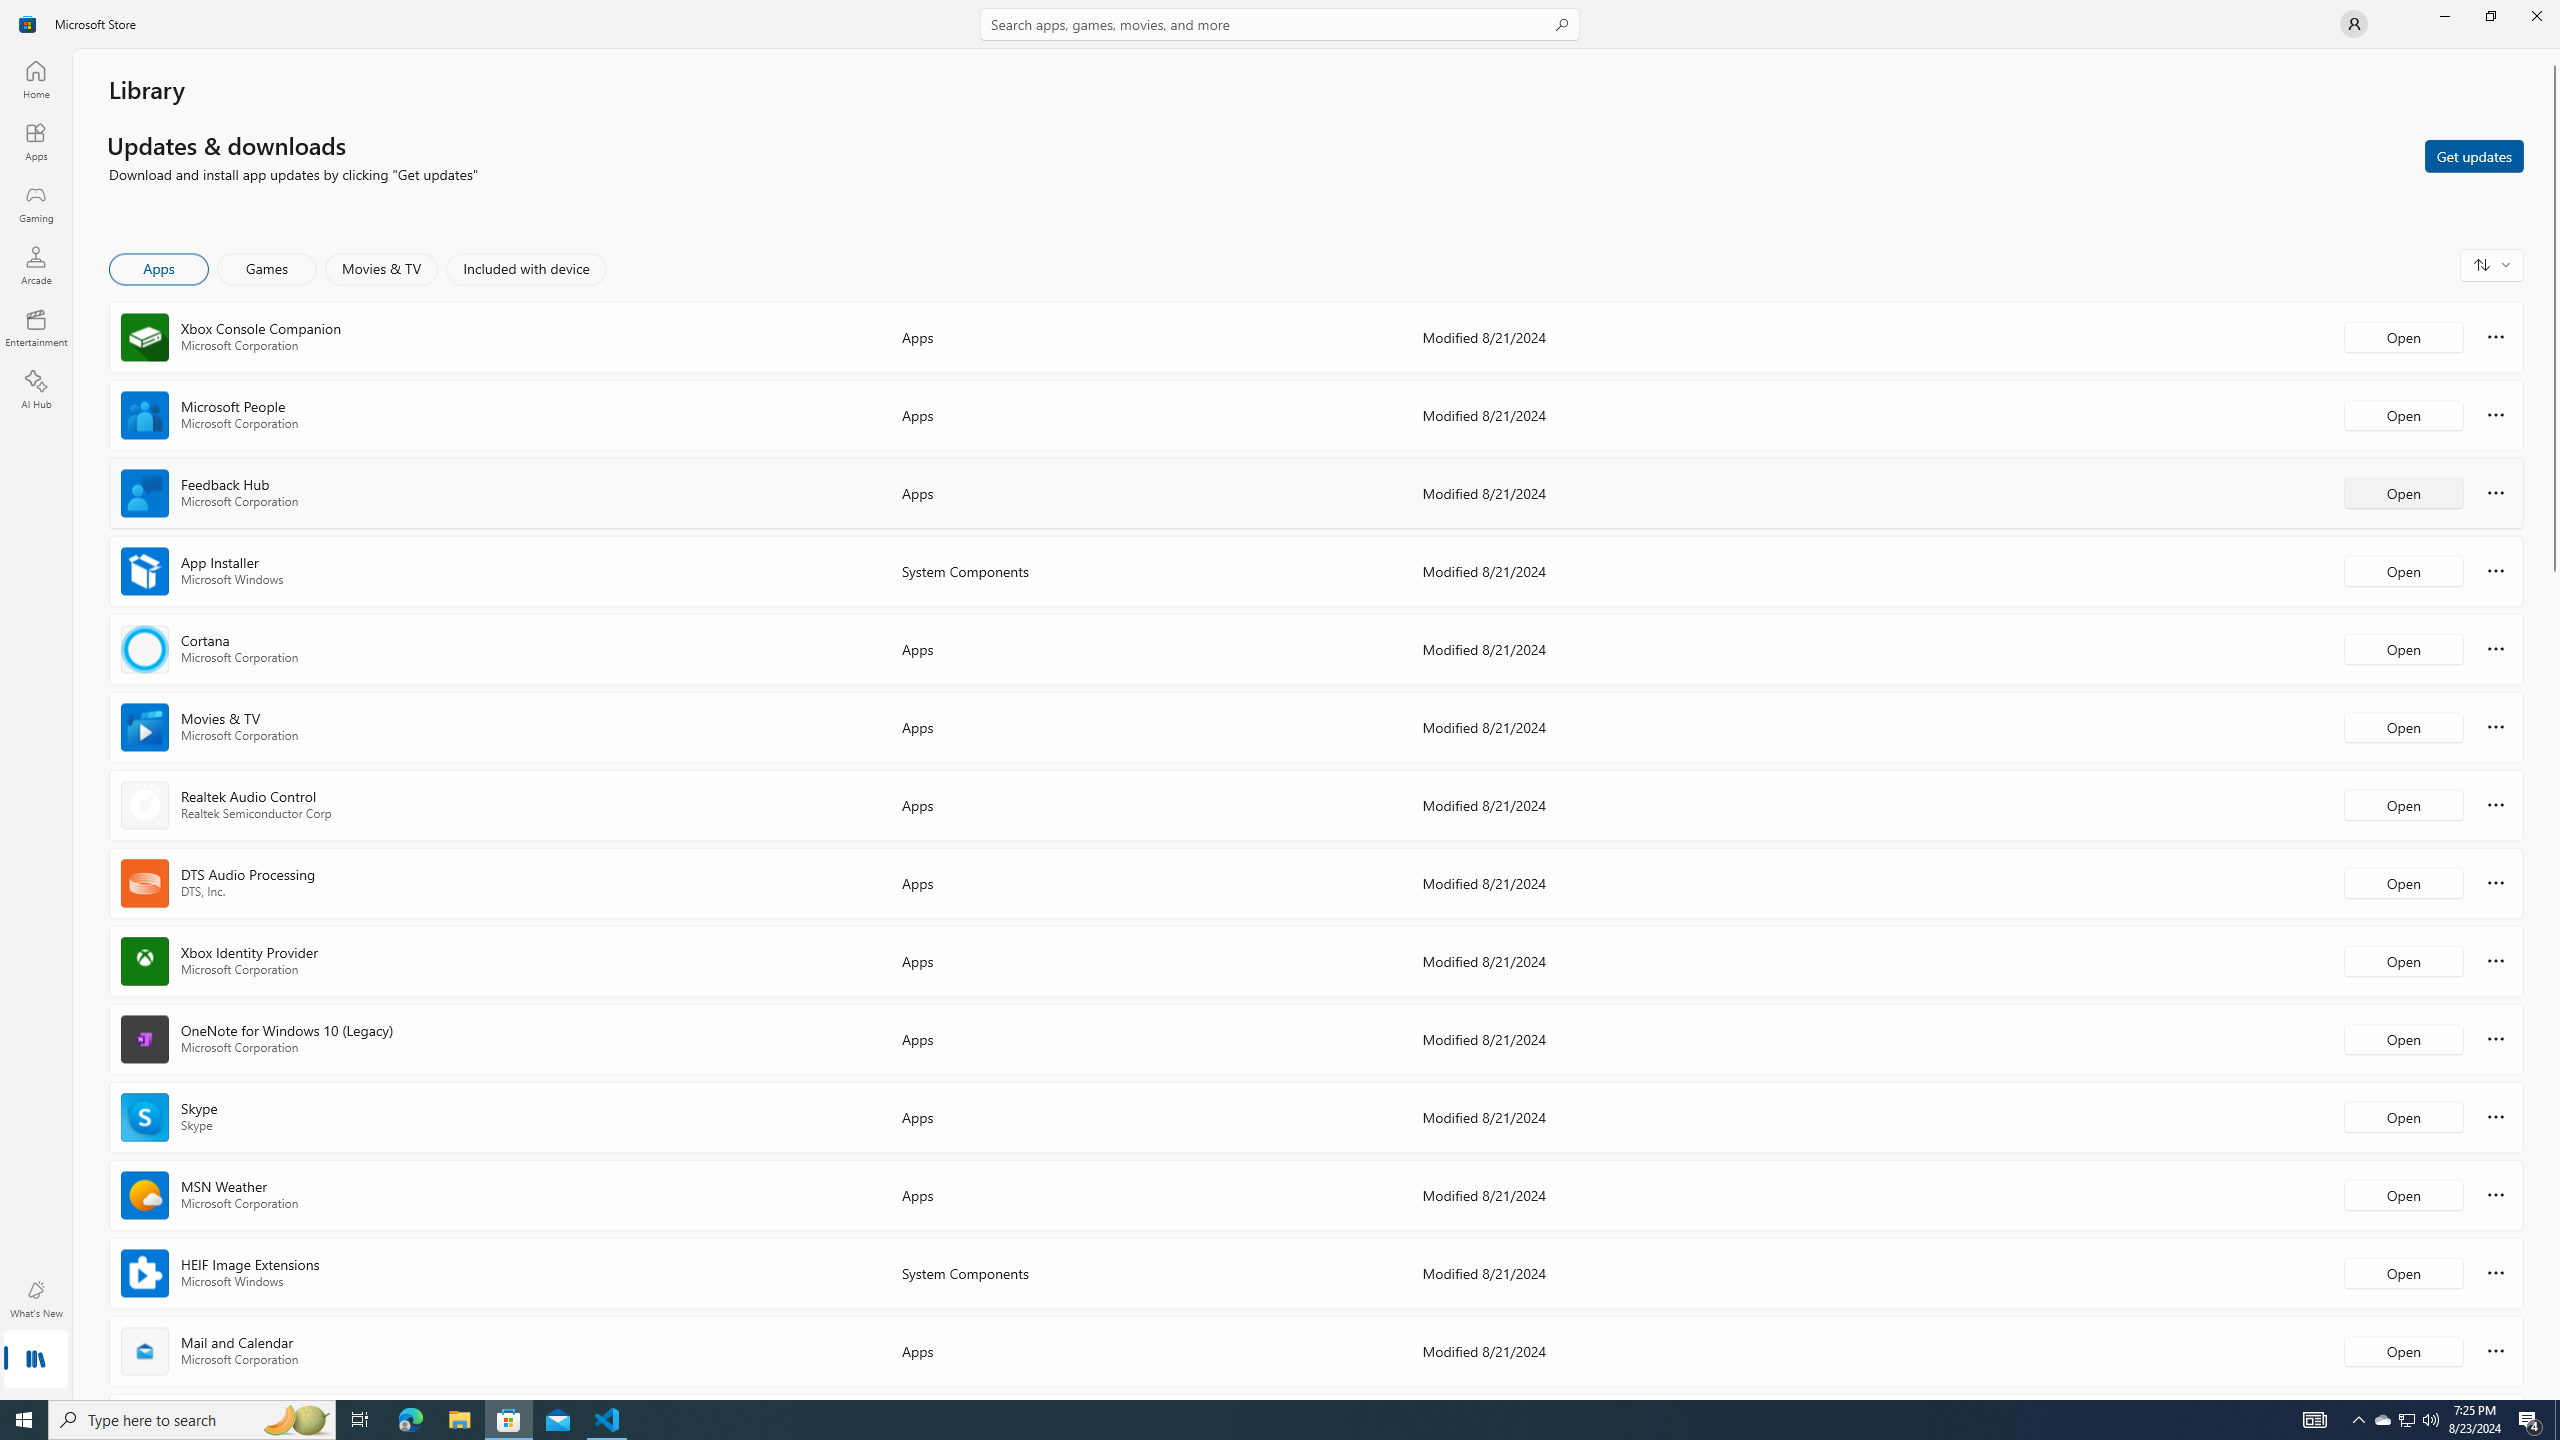 This screenshot has width=2560, height=1440. Describe the element at coordinates (28, 22) in the screenshot. I see `'Class: Image'` at that location.